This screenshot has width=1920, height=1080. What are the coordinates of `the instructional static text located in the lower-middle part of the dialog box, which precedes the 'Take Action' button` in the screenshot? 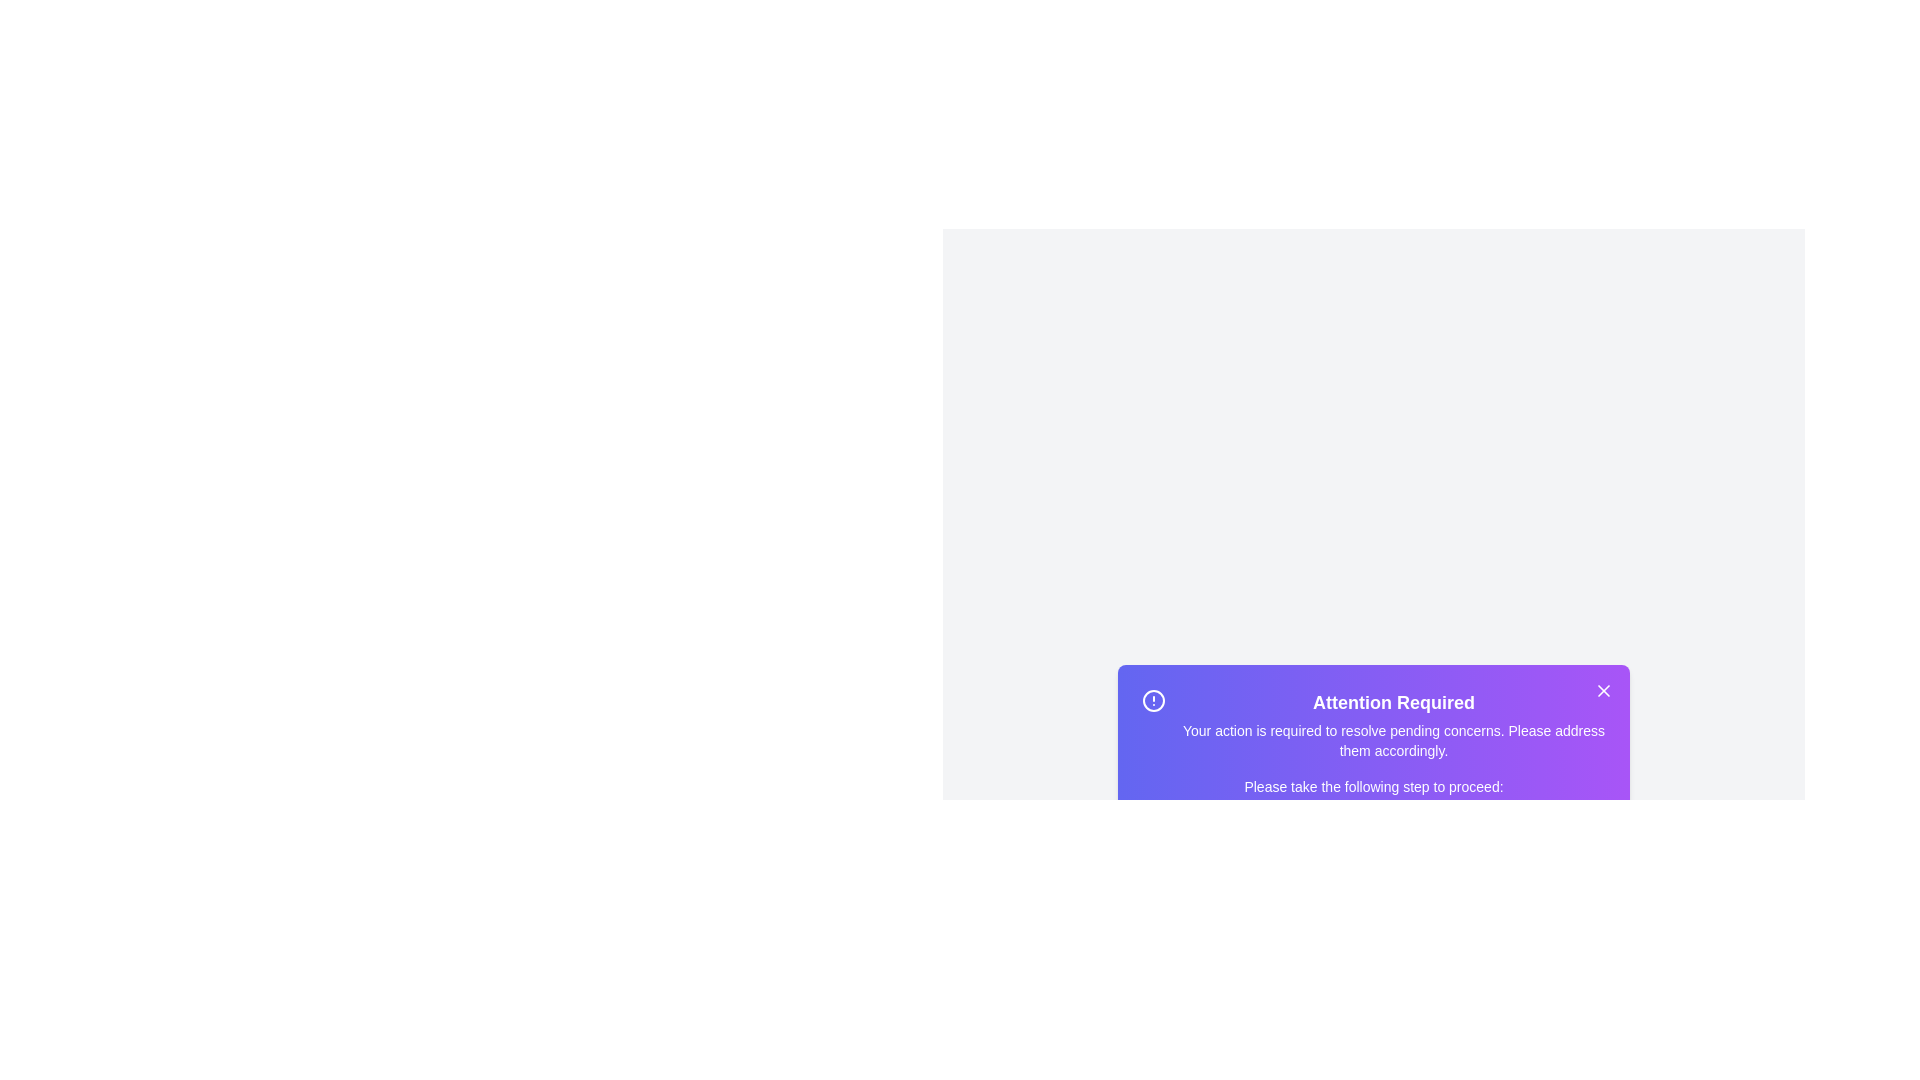 It's located at (1372, 785).